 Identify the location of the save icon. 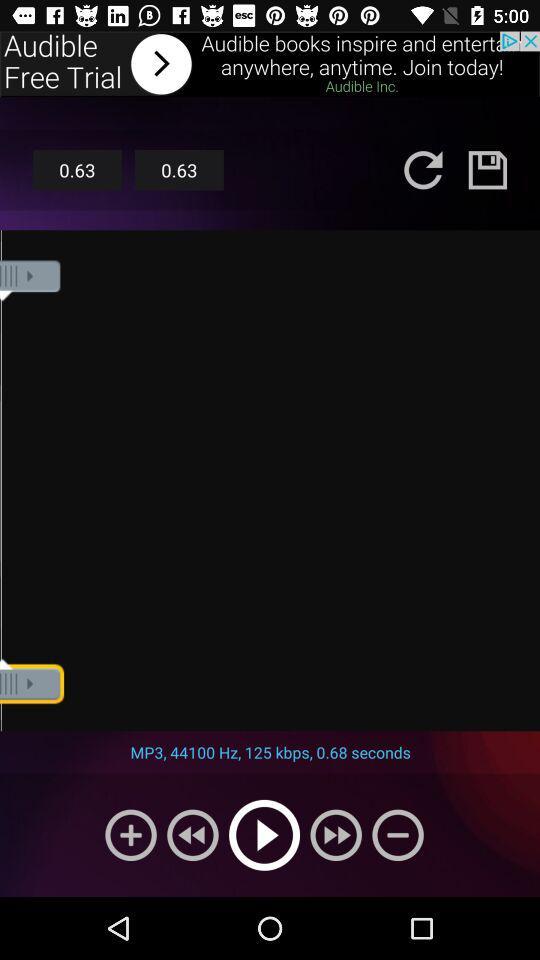
(486, 169).